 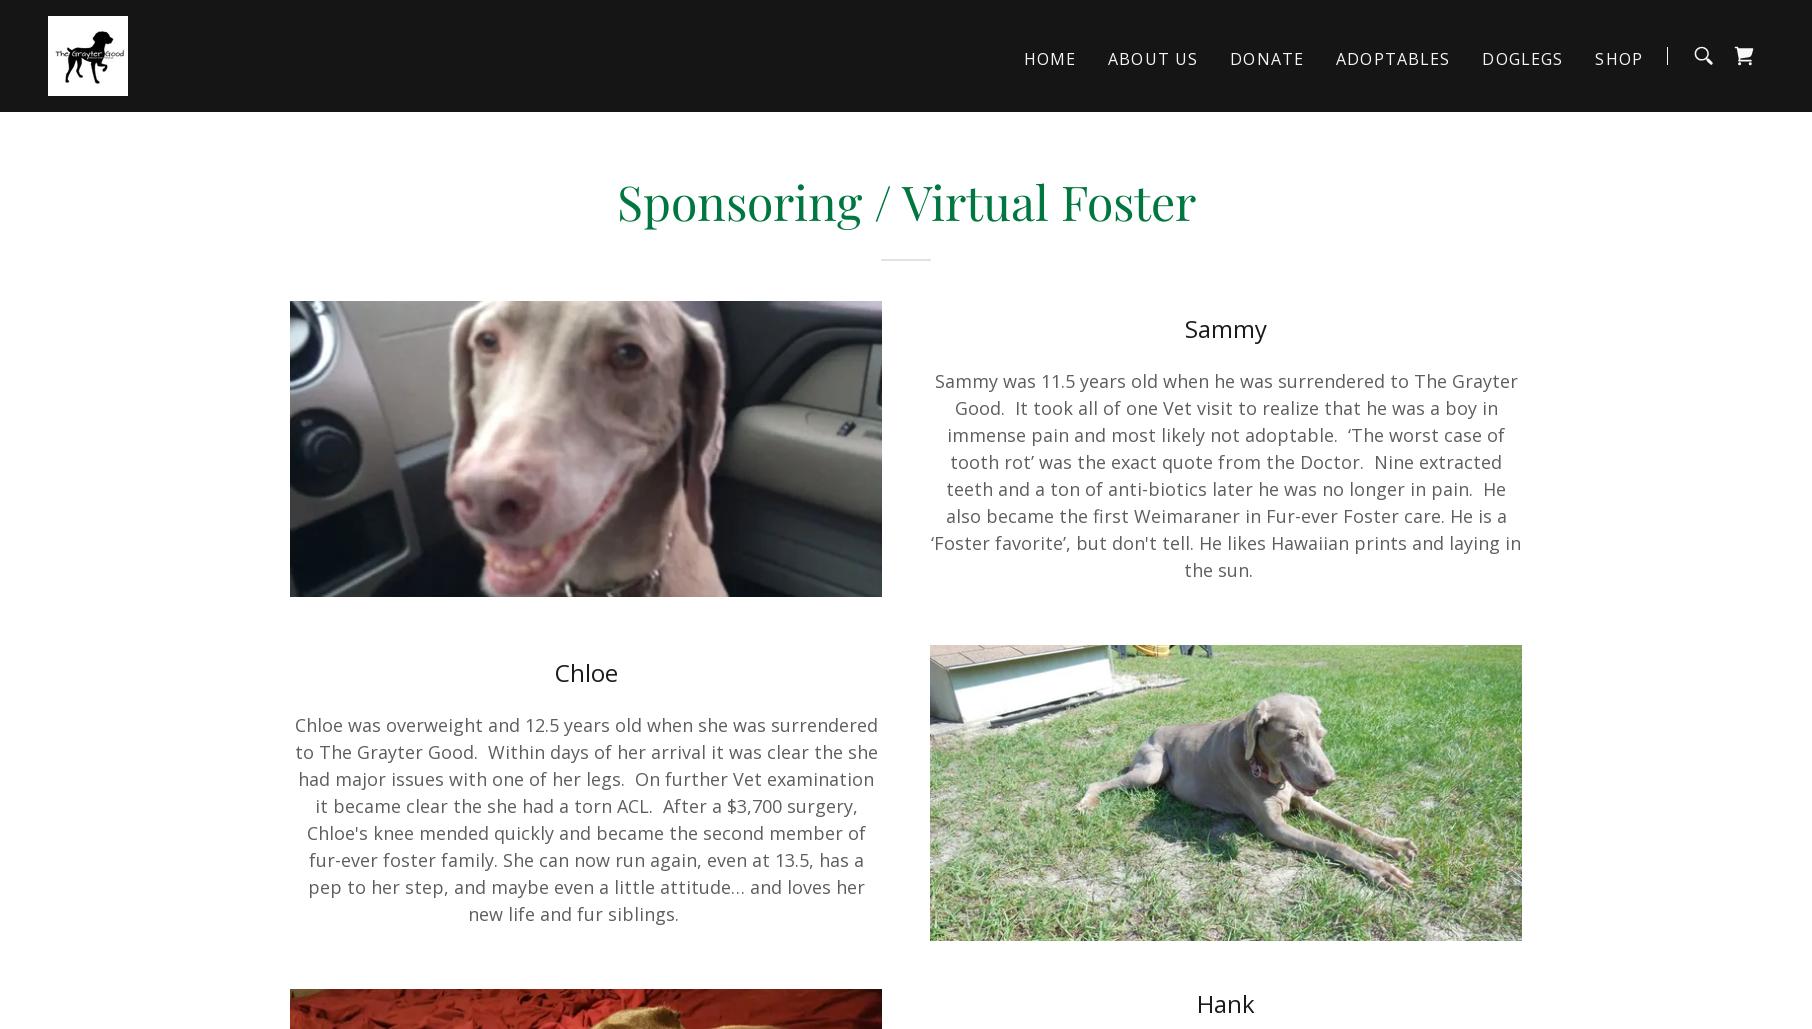 I want to click on 'Chloe was overweight and 12.5 years old when she was surrendered to The Grayter Good.  Within days of her arrival it was clear the she had major issues with one of her legs.  On further Vet examination it became clear the she had a torn ACL.  After a $3,700 surgery, Chloe's knee mended quickly and became the second member of fur-ever foster family. She can now run again, even at 13.5, has a pep to her step, and maybe even a little attitude… and loves her new life and fur siblings.', so click(x=294, y=818).